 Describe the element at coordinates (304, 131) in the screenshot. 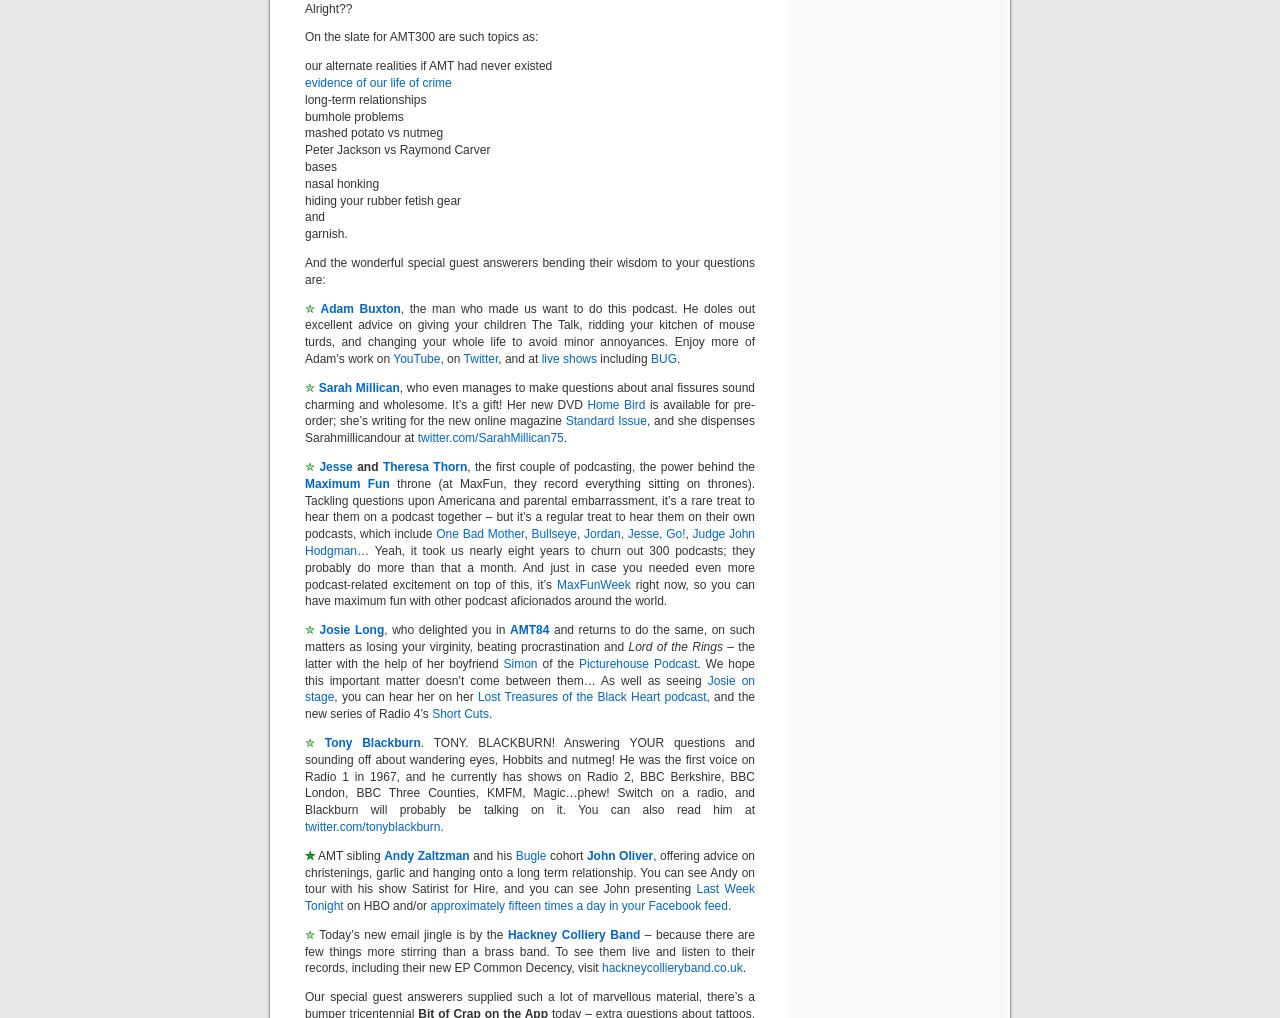

I see `'mashed potato vs nutmeg'` at that location.